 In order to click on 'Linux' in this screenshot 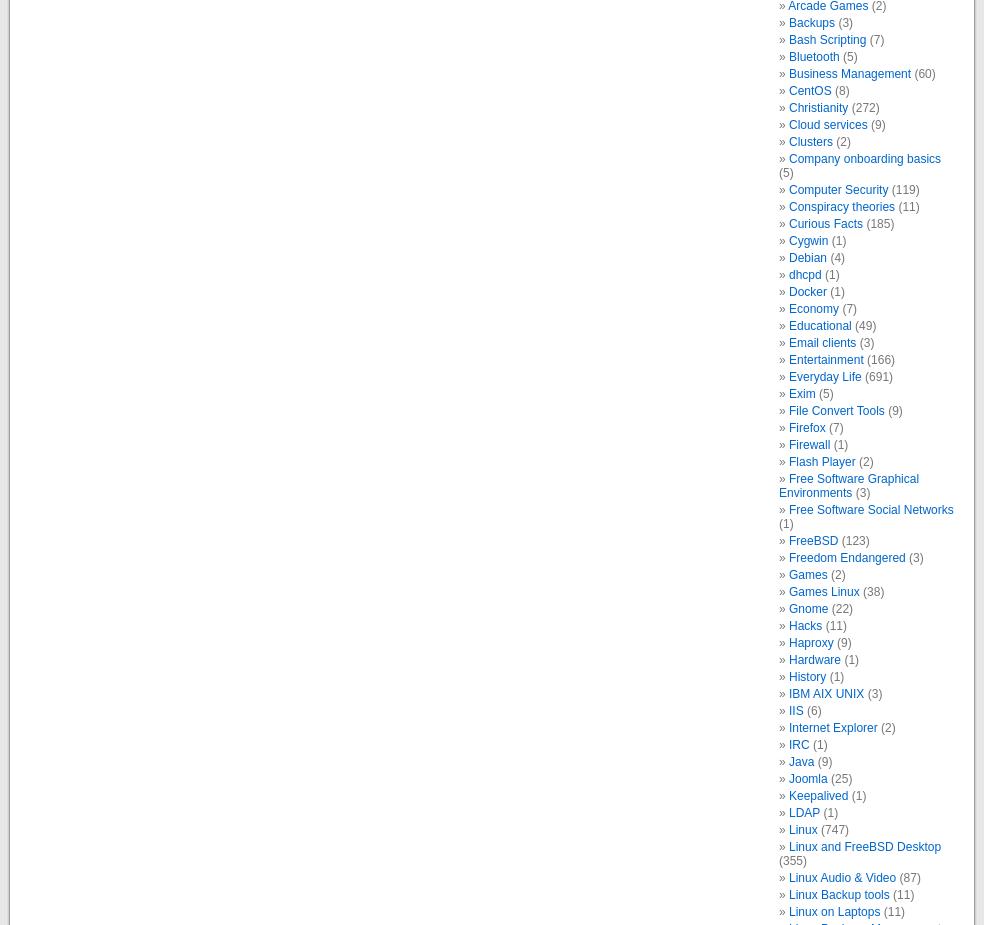, I will do `click(802, 830)`.